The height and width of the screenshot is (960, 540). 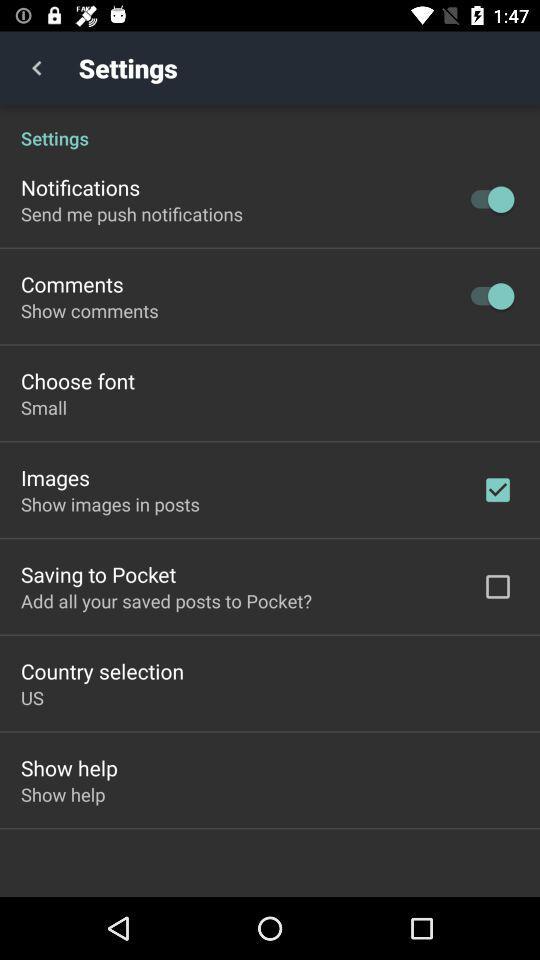 What do you see at coordinates (76, 380) in the screenshot?
I see `choose font icon` at bounding box center [76, 380].